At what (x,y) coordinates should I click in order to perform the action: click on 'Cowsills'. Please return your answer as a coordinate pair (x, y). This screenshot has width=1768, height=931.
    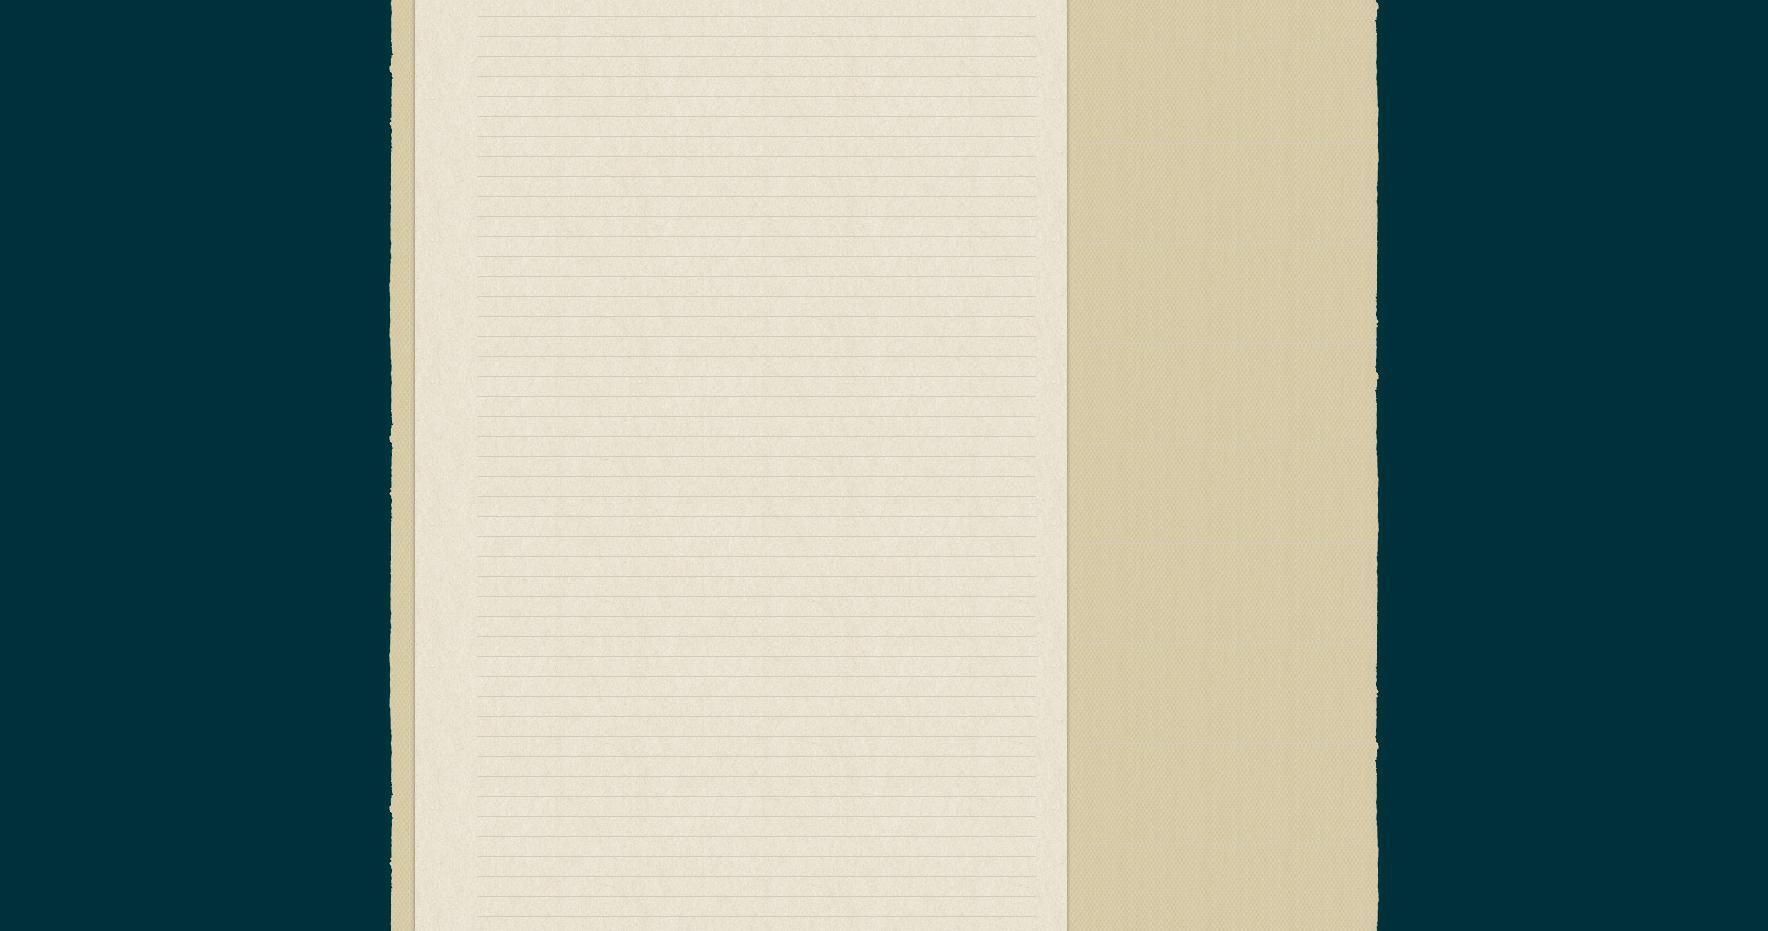
    Looking at the image, I should click on (500, 732).